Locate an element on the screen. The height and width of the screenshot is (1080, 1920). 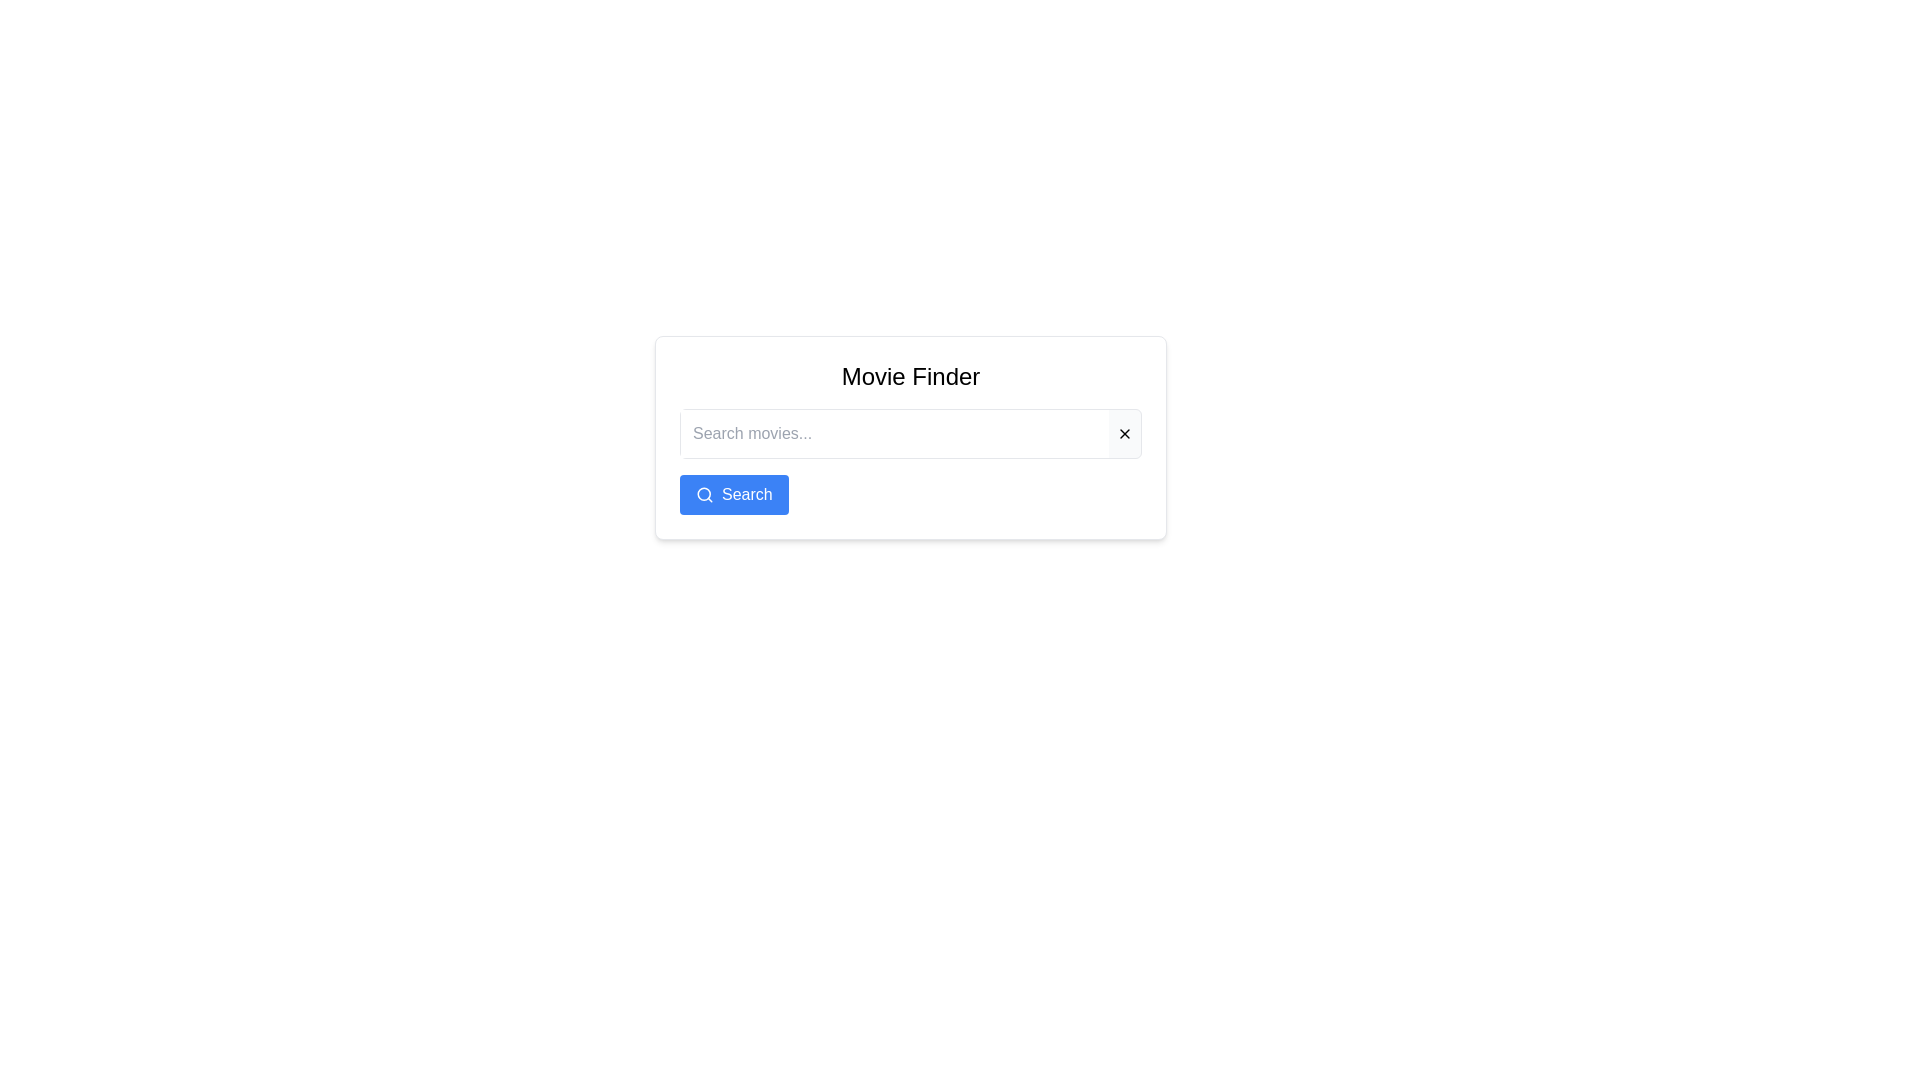
the blue button labeled 'Search' with a magnifying glass icon to observe hover effects is located at coordinates (733, 494).